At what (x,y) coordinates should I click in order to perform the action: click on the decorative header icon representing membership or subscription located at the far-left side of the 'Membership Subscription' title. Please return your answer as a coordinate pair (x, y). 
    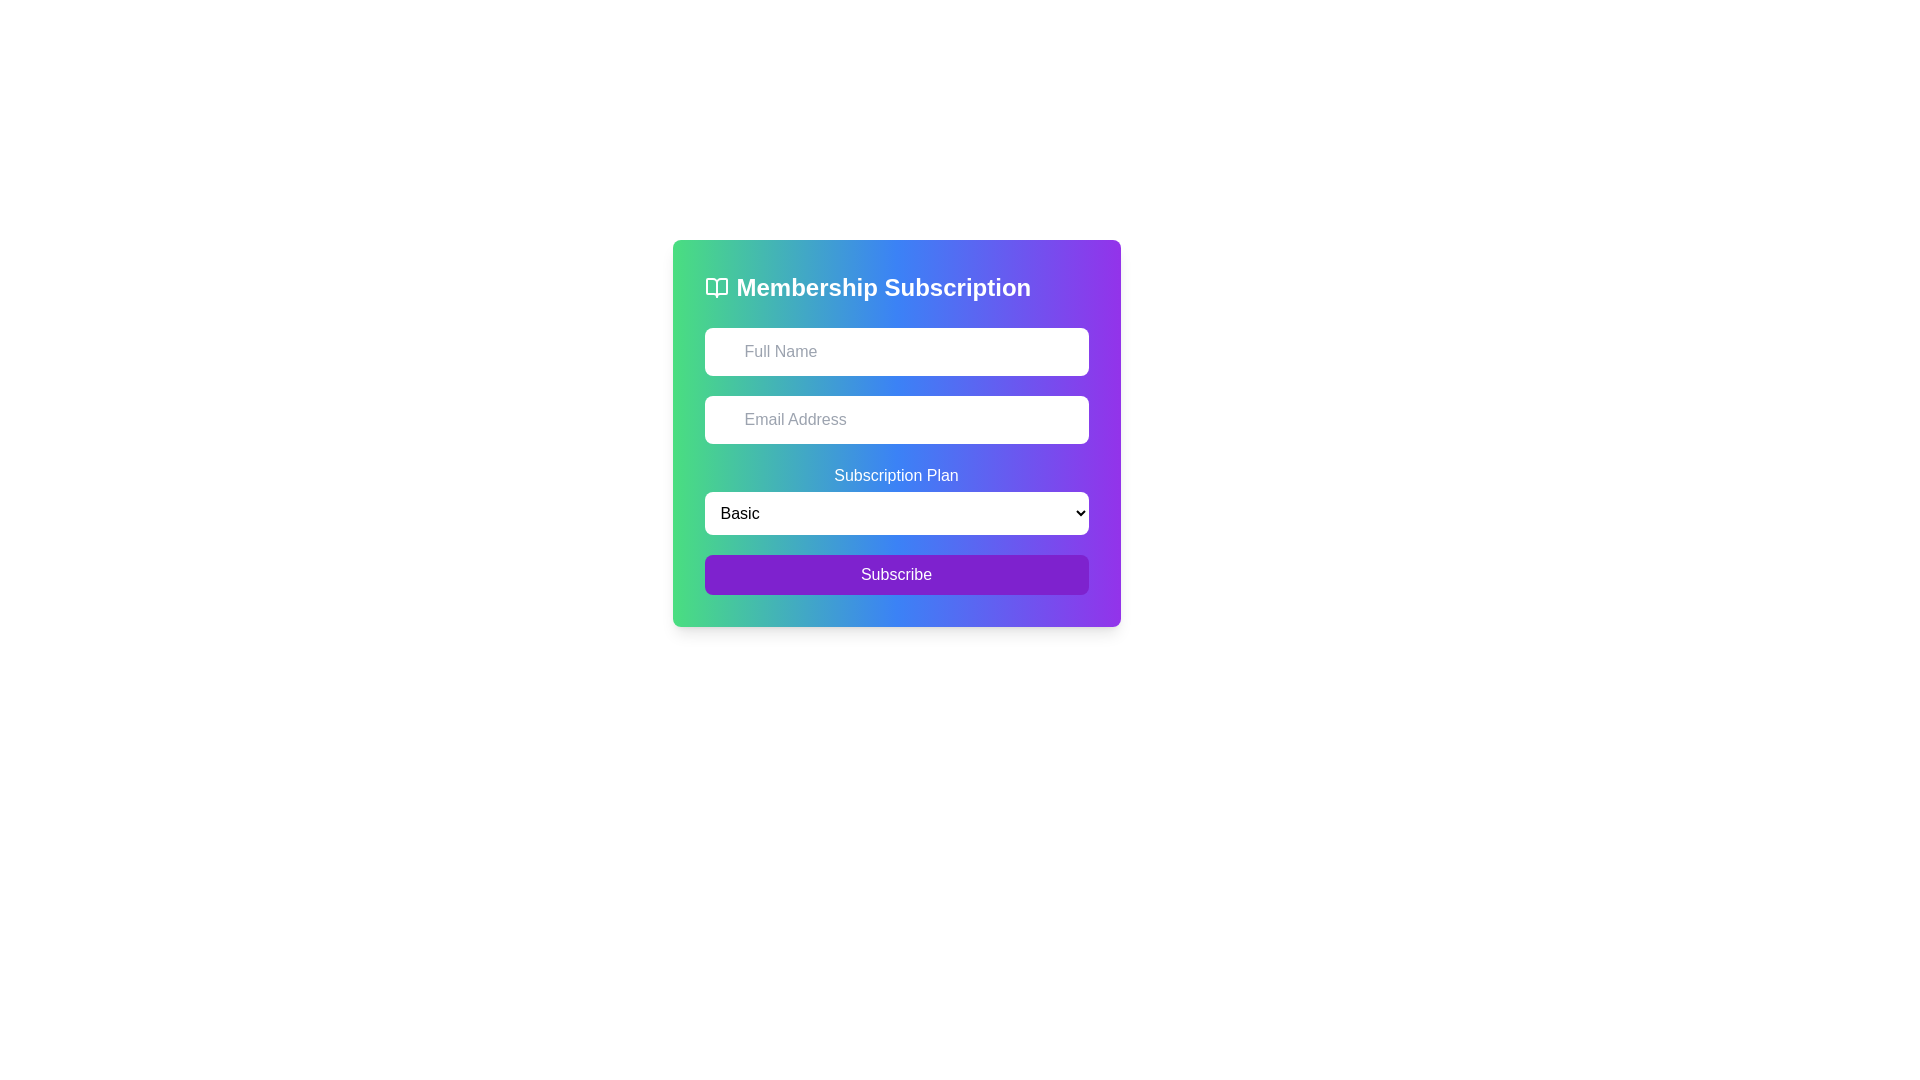
    Looking at the image, I should click on (716, 288).